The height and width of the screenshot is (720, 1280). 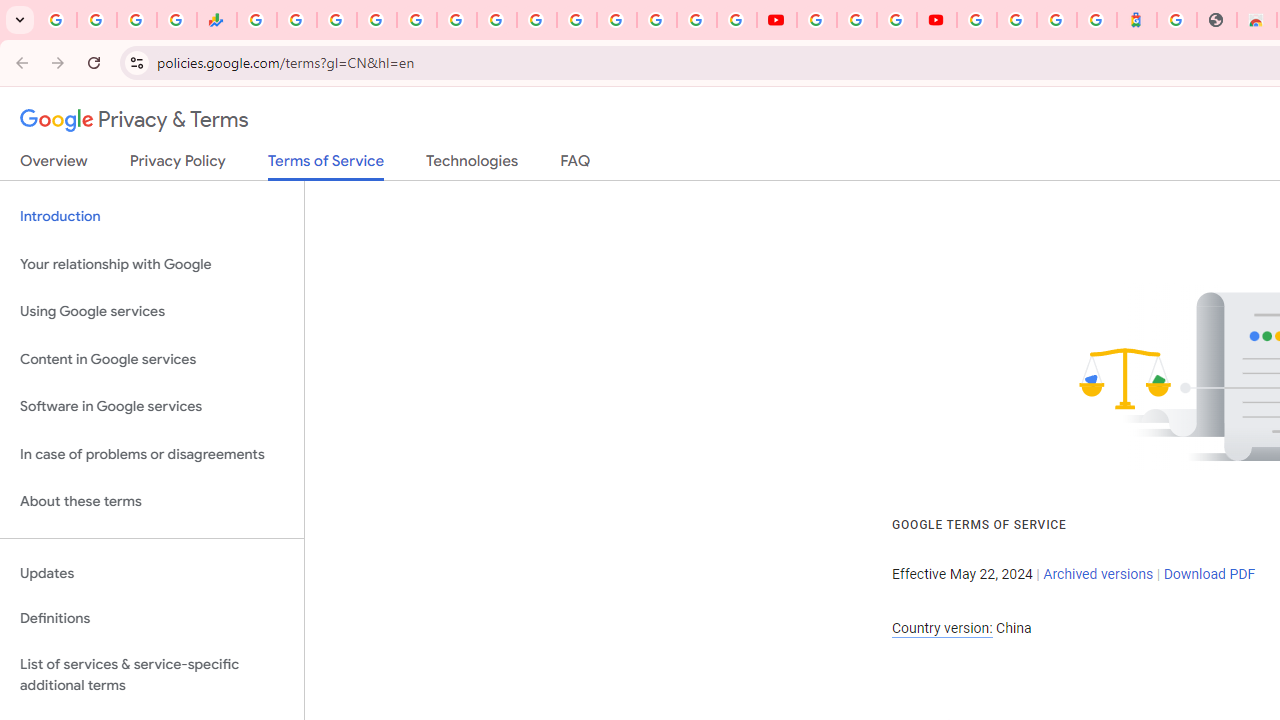 What do you see at coordinates (895, 20) in the screenshot?
I see `'Create your Google Account'` at bounding box center [895, 20].